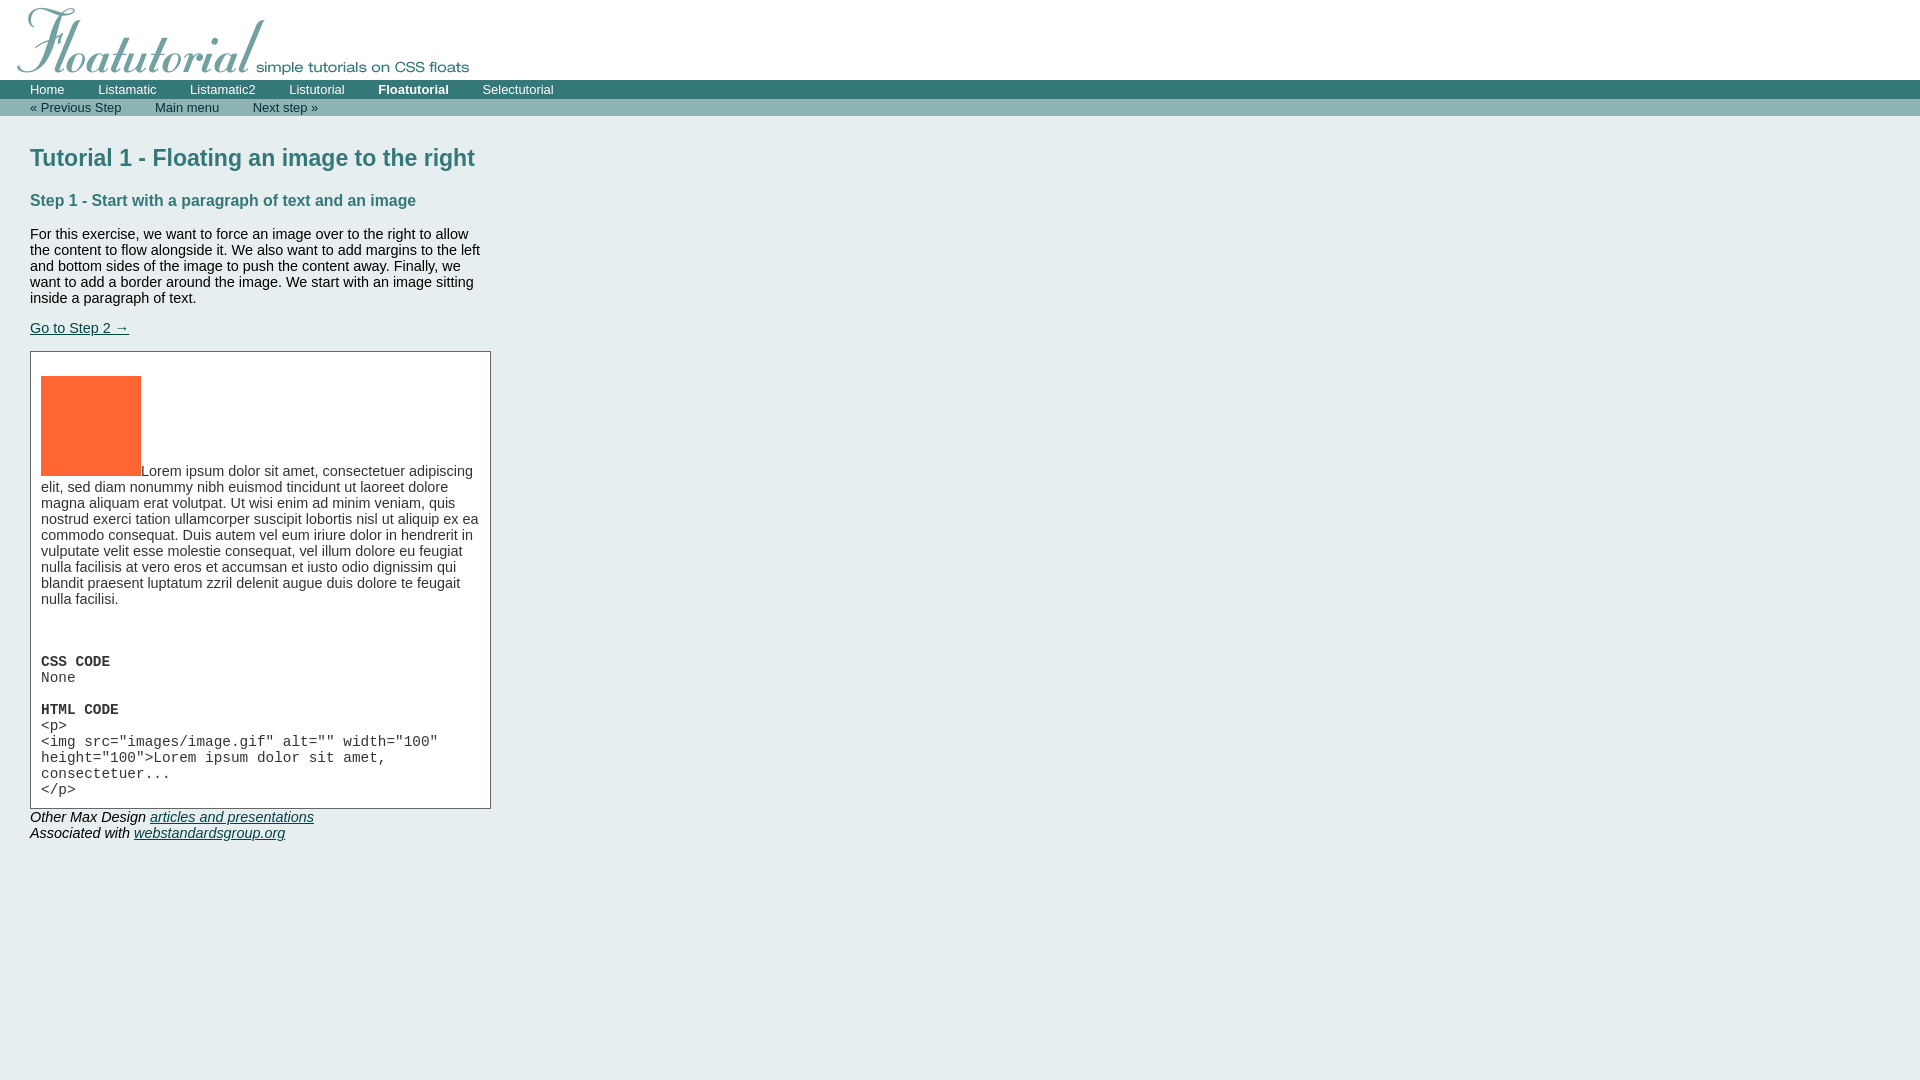  Describe the element at coordinates (315, 88) in the screenshot. I see `'Listutorial'` at that location.